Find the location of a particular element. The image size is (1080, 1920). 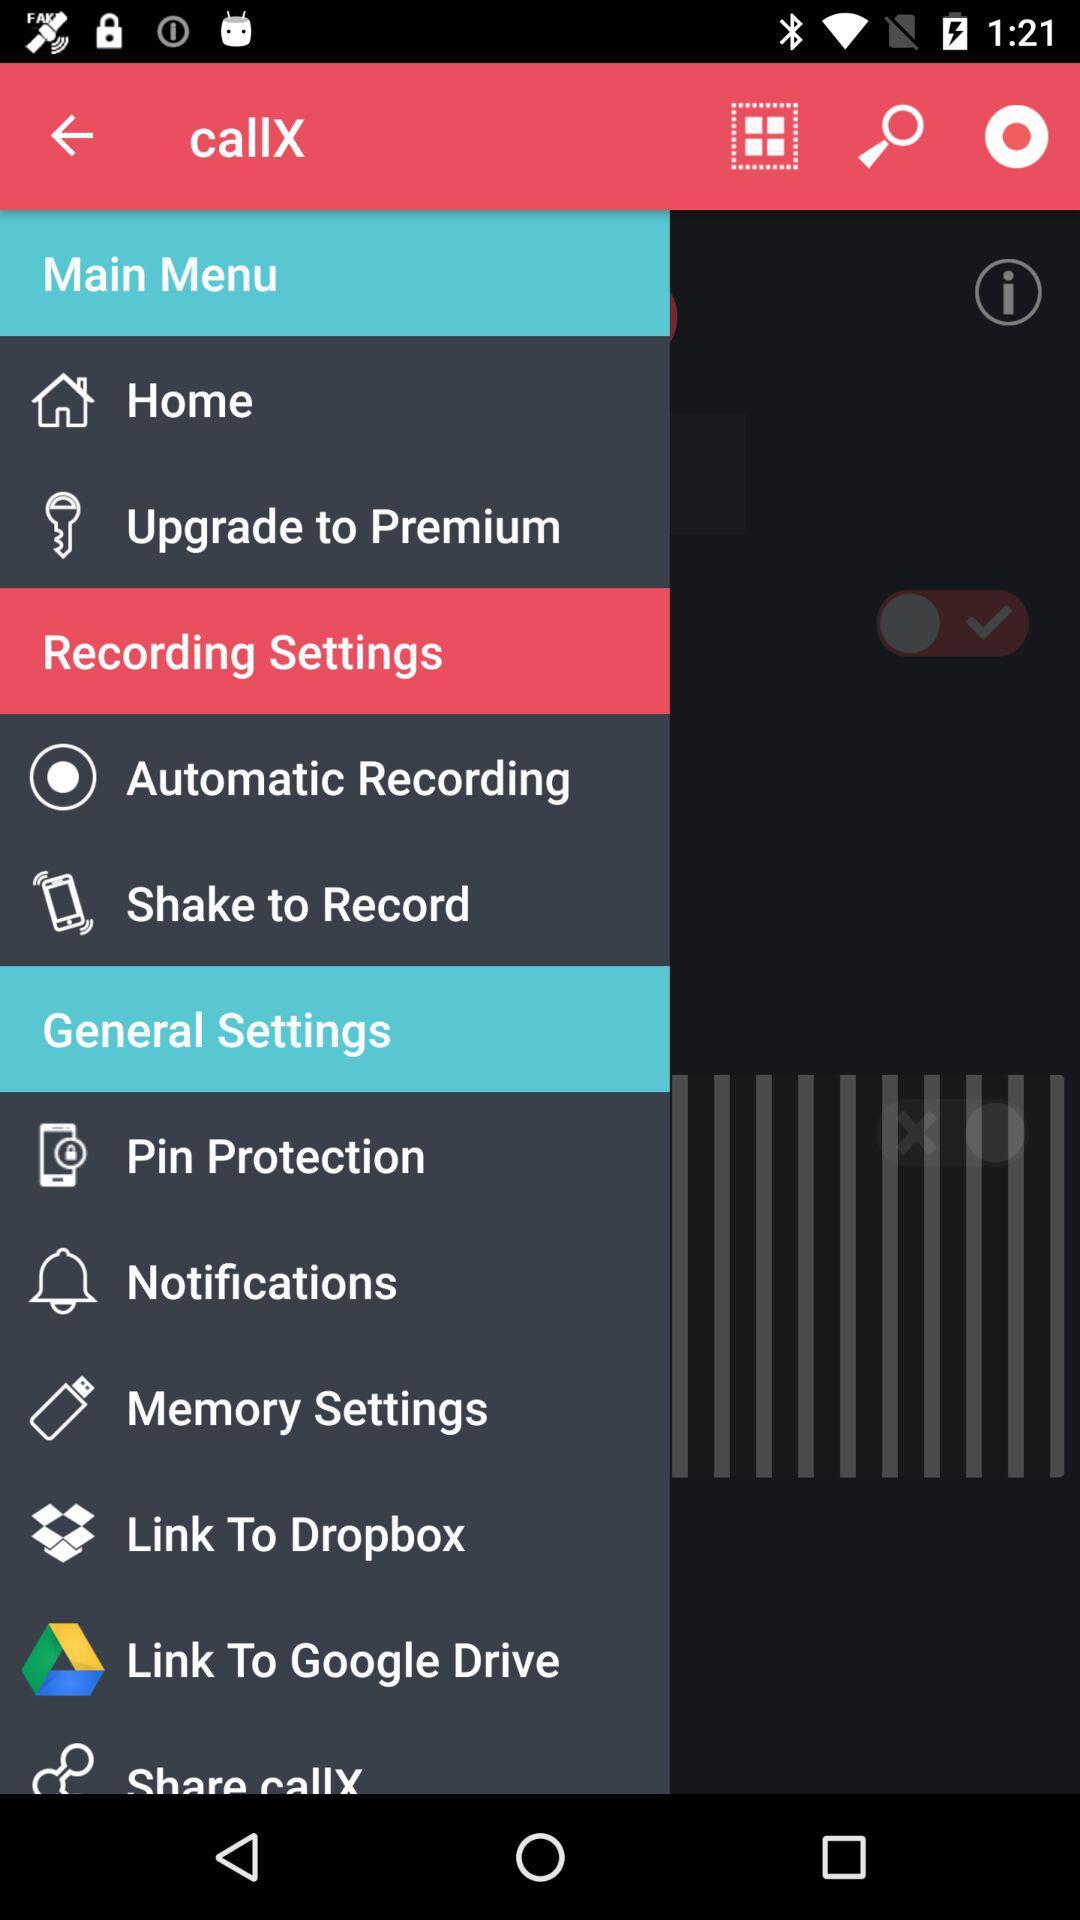

the info icon is located at coordinates (1008, 291).